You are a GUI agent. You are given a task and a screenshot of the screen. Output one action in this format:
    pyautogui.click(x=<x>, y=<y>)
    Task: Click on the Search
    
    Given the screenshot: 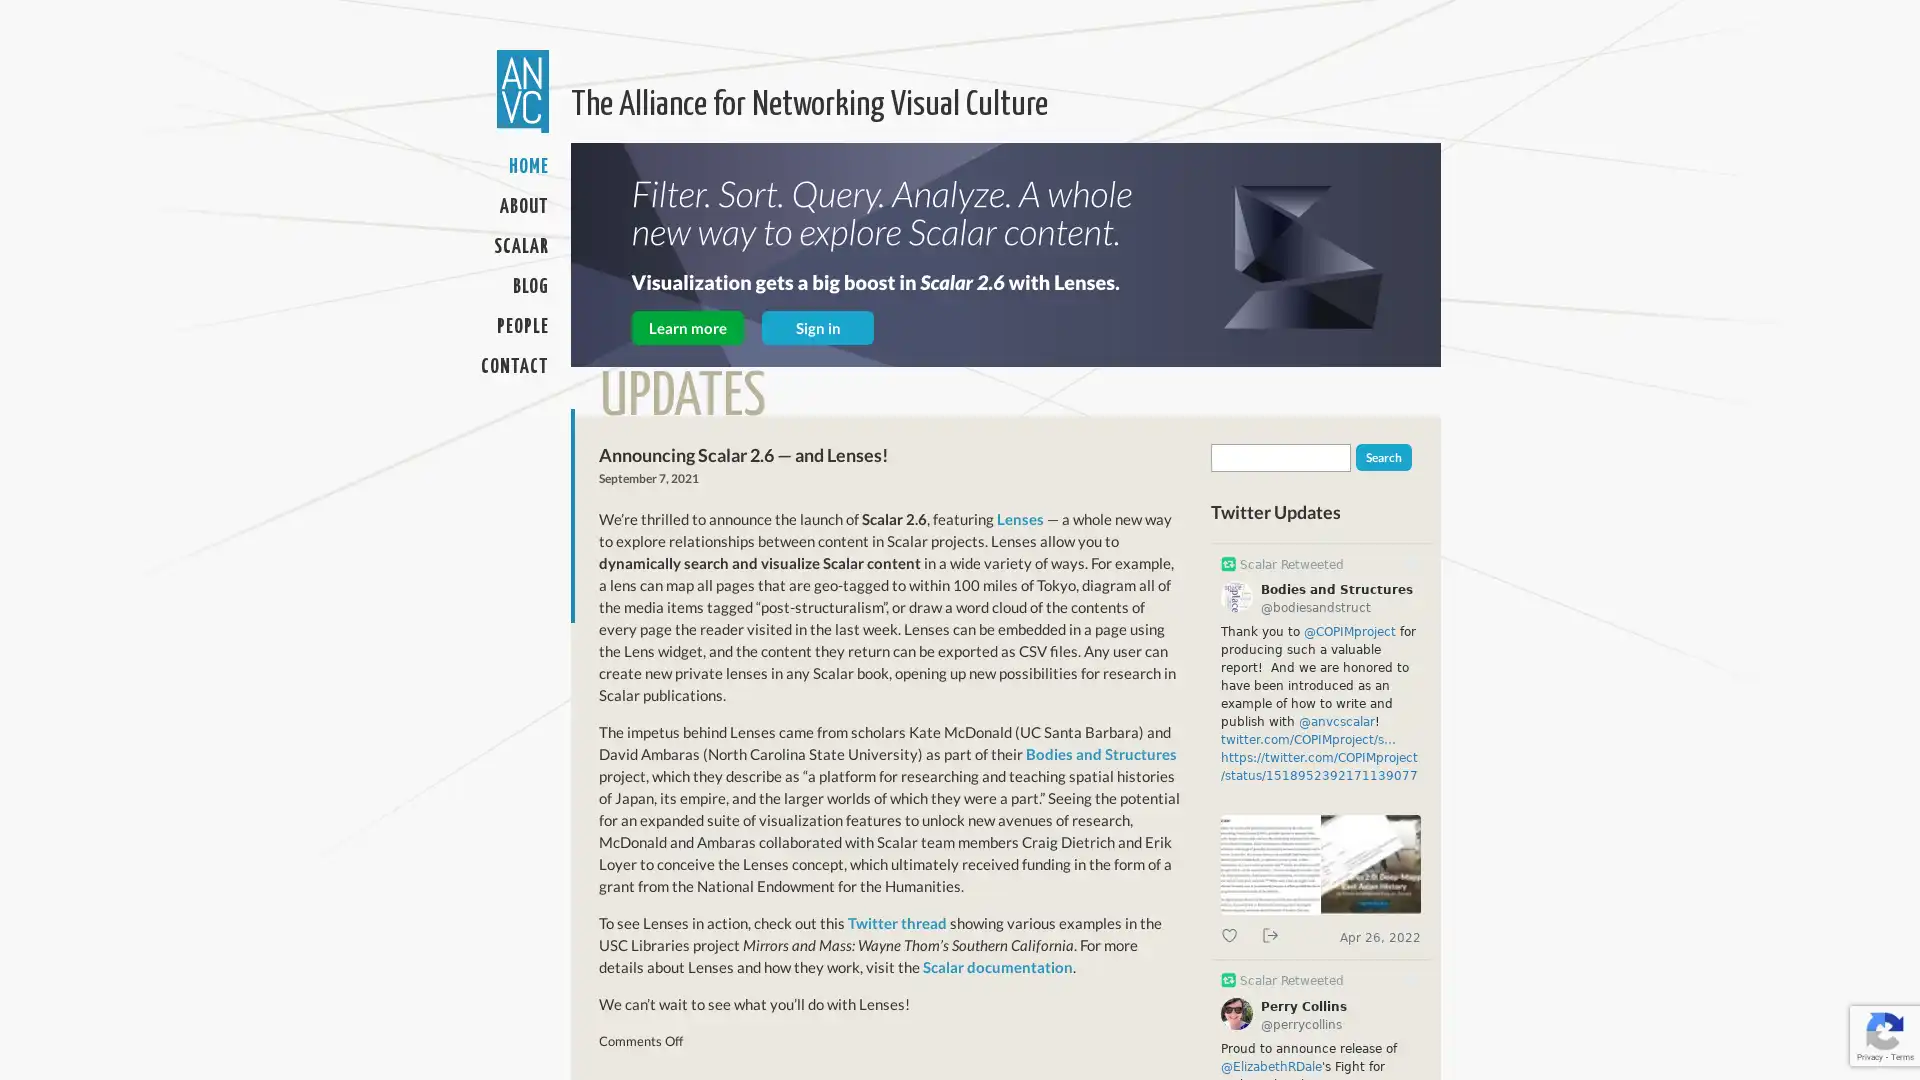 What is the action you would take?
    pyautogui.click(x=1382, y=457)
    